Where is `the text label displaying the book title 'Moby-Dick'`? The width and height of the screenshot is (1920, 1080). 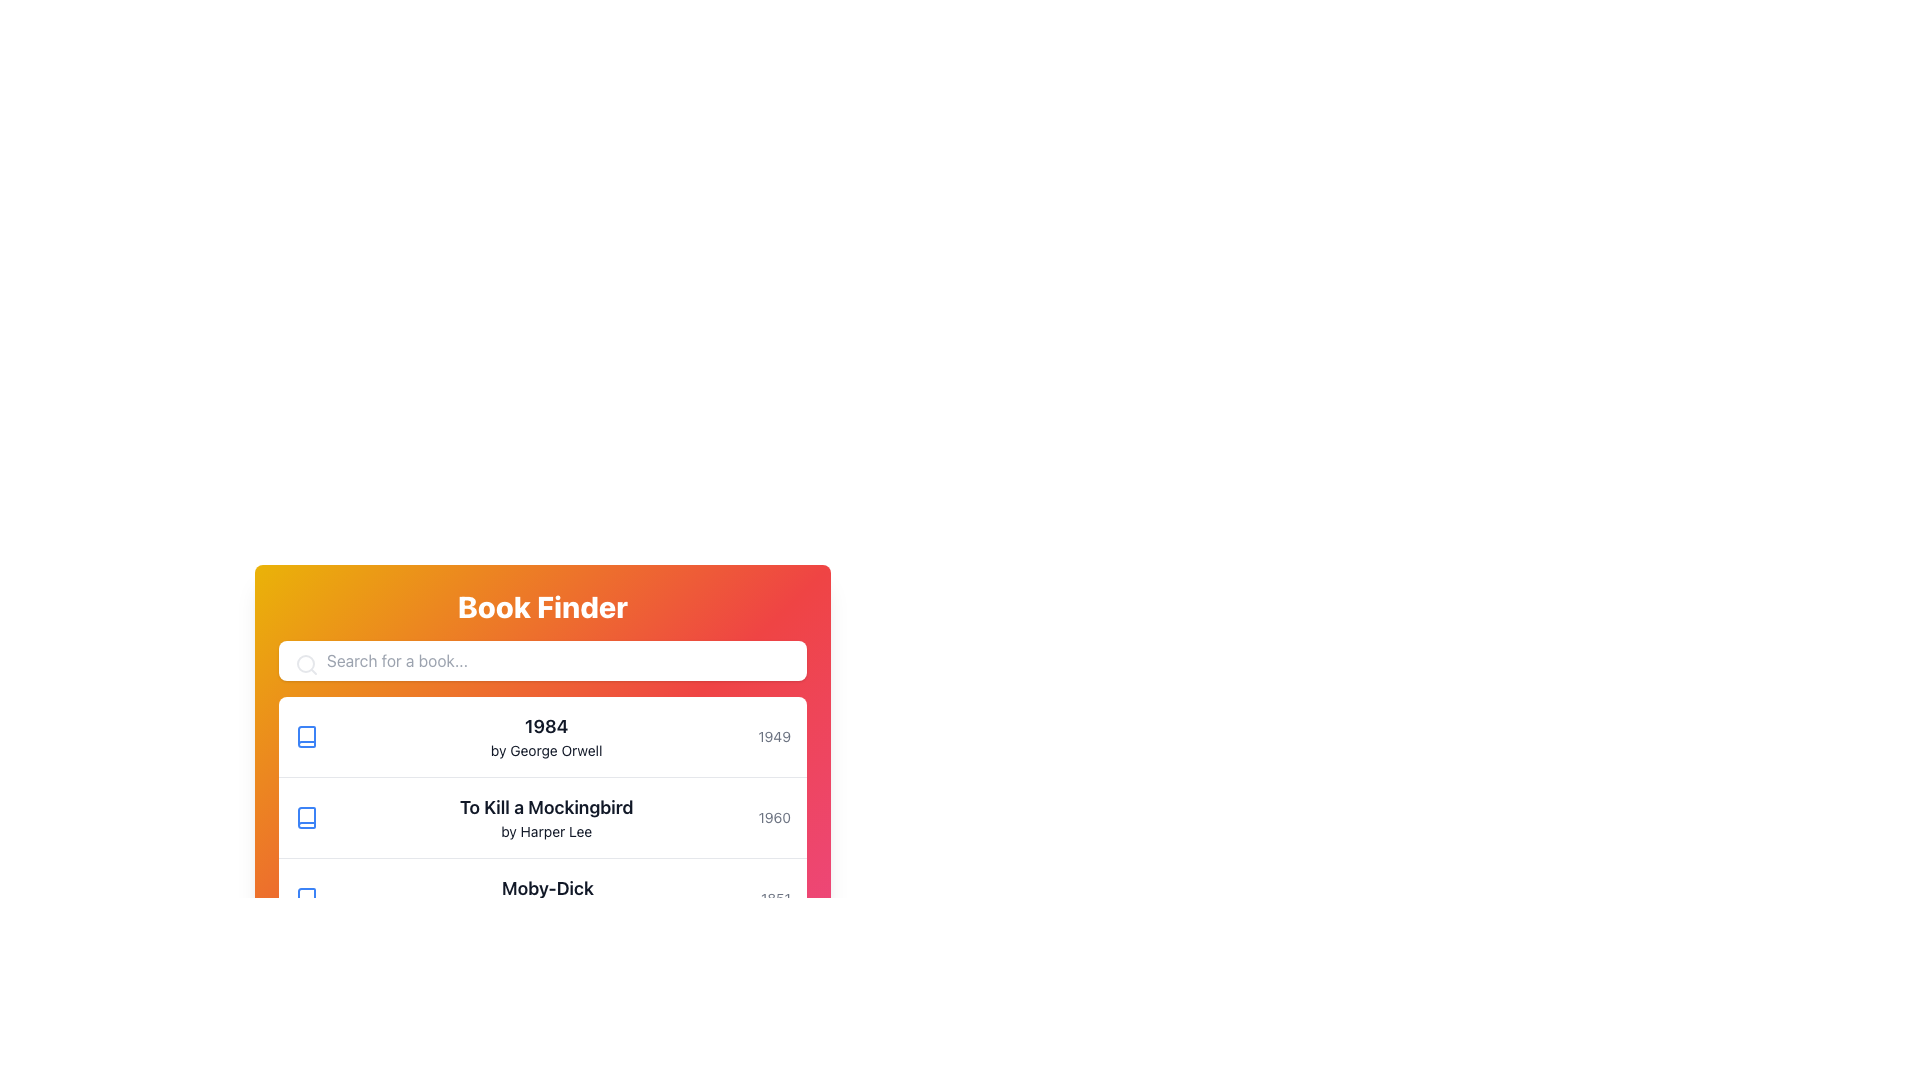 the text label displaying the book title 'Moby-Dick' is located at coordinates (547, 897).